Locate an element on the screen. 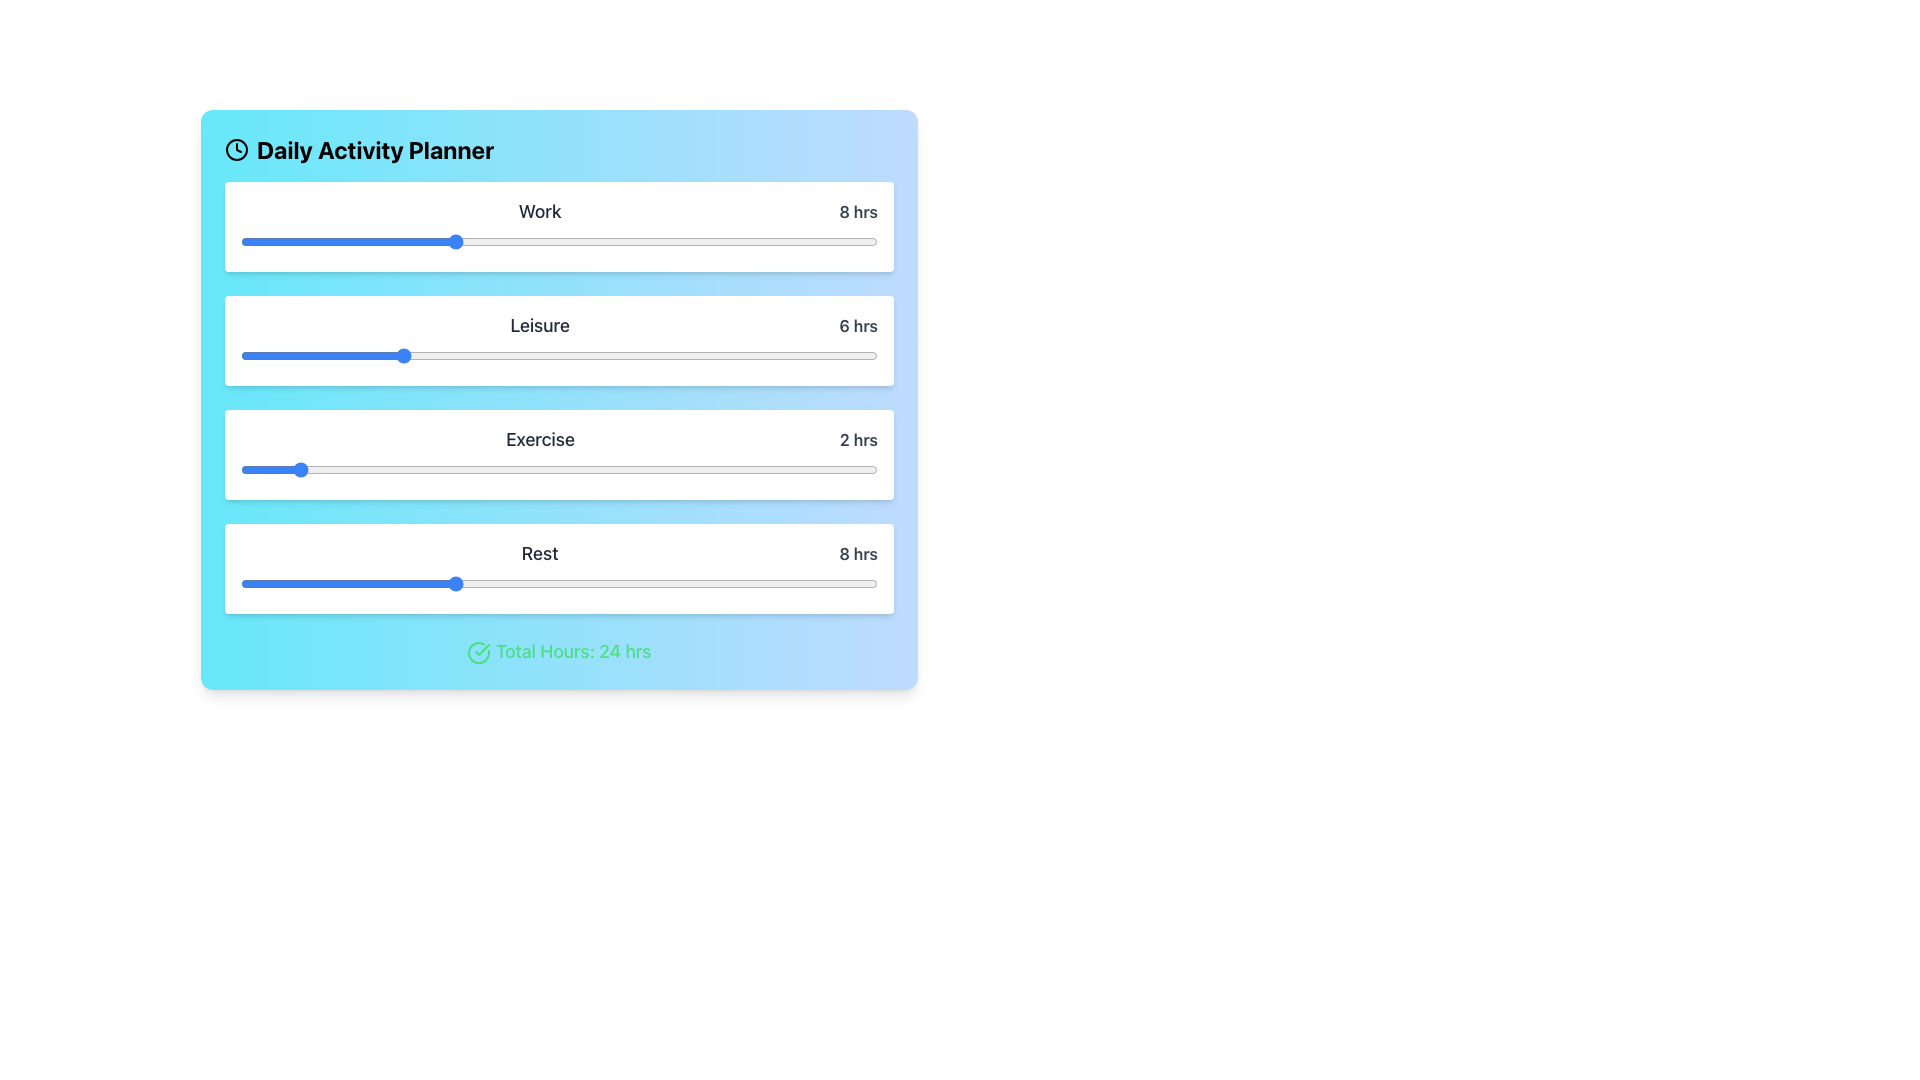 Image resolution: width=1920 pixels, height=1080 pixels. leisure hours is located at coordinates (240, 354).